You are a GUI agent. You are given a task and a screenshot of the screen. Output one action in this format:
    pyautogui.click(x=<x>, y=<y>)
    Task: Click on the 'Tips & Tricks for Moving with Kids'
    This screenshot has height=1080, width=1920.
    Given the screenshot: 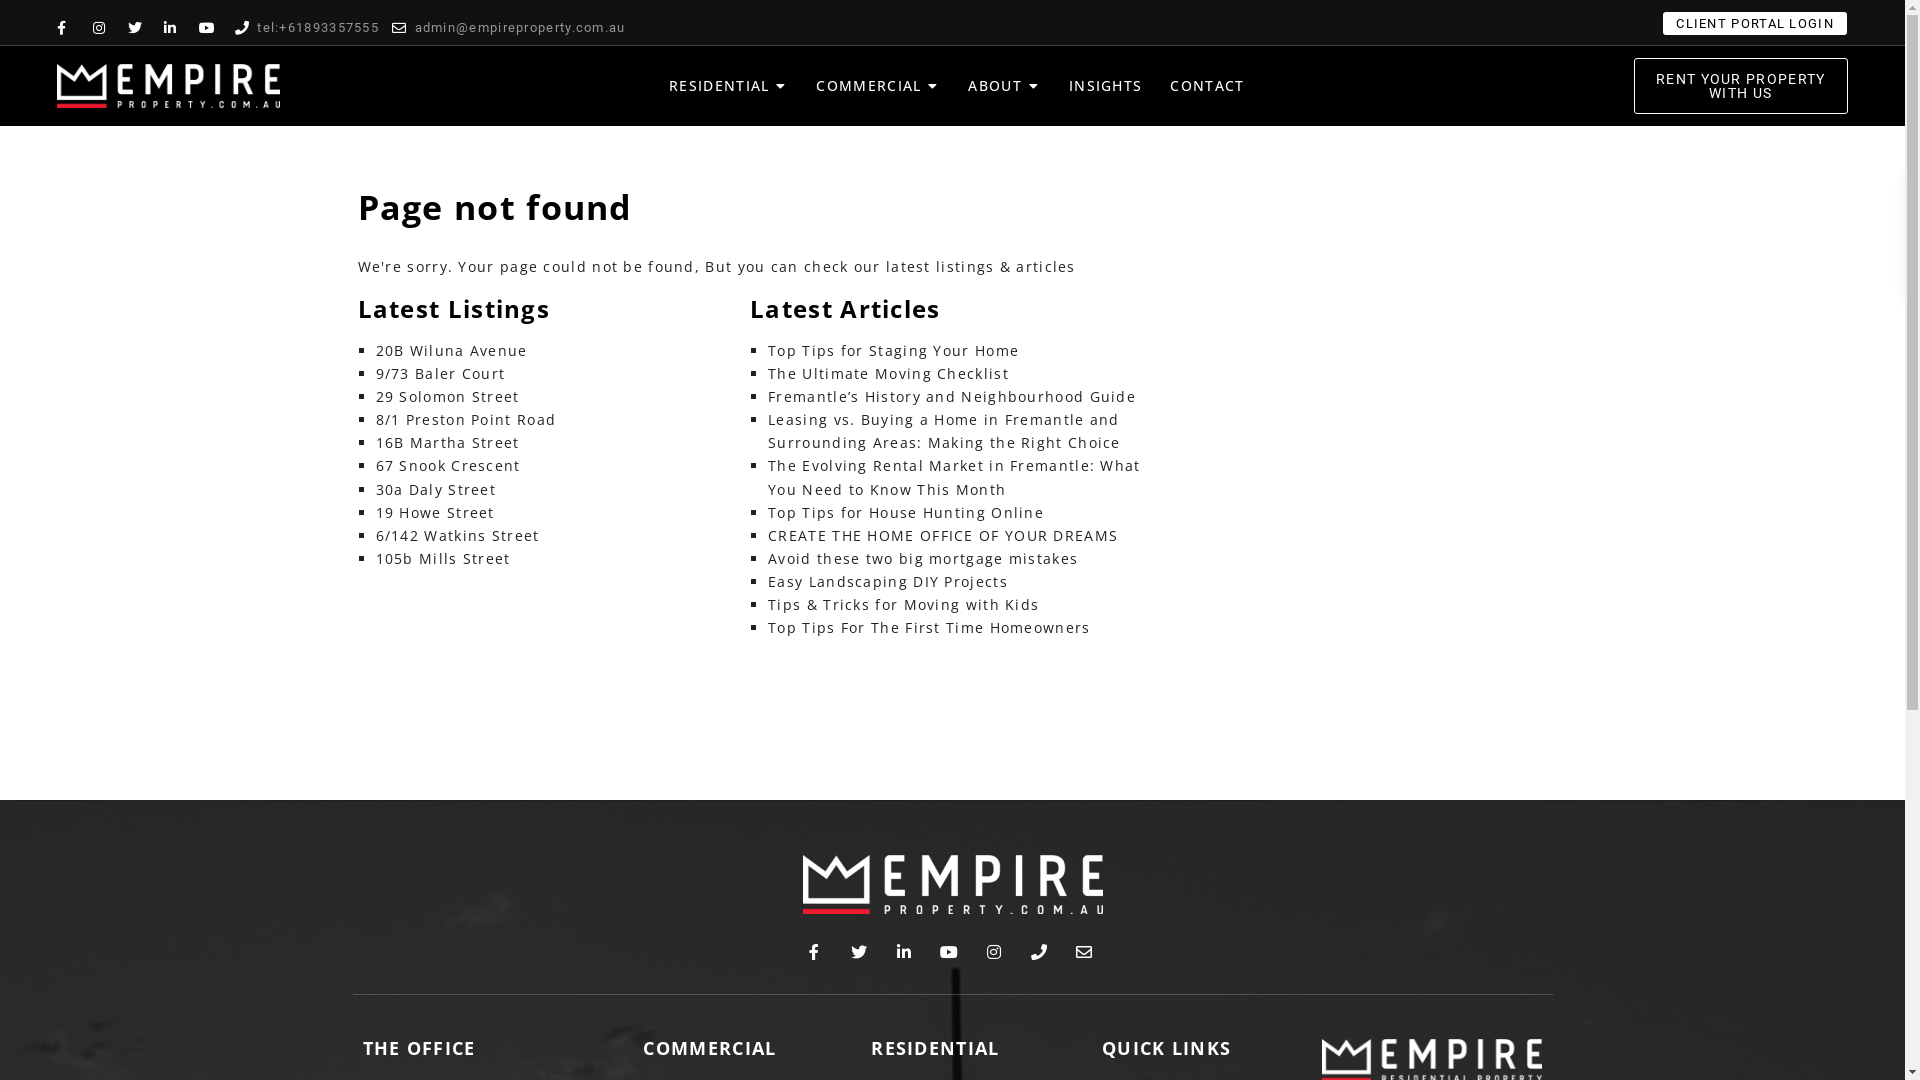 What is the action you would take?
    pyautogui.click(x=902, y=603)
    